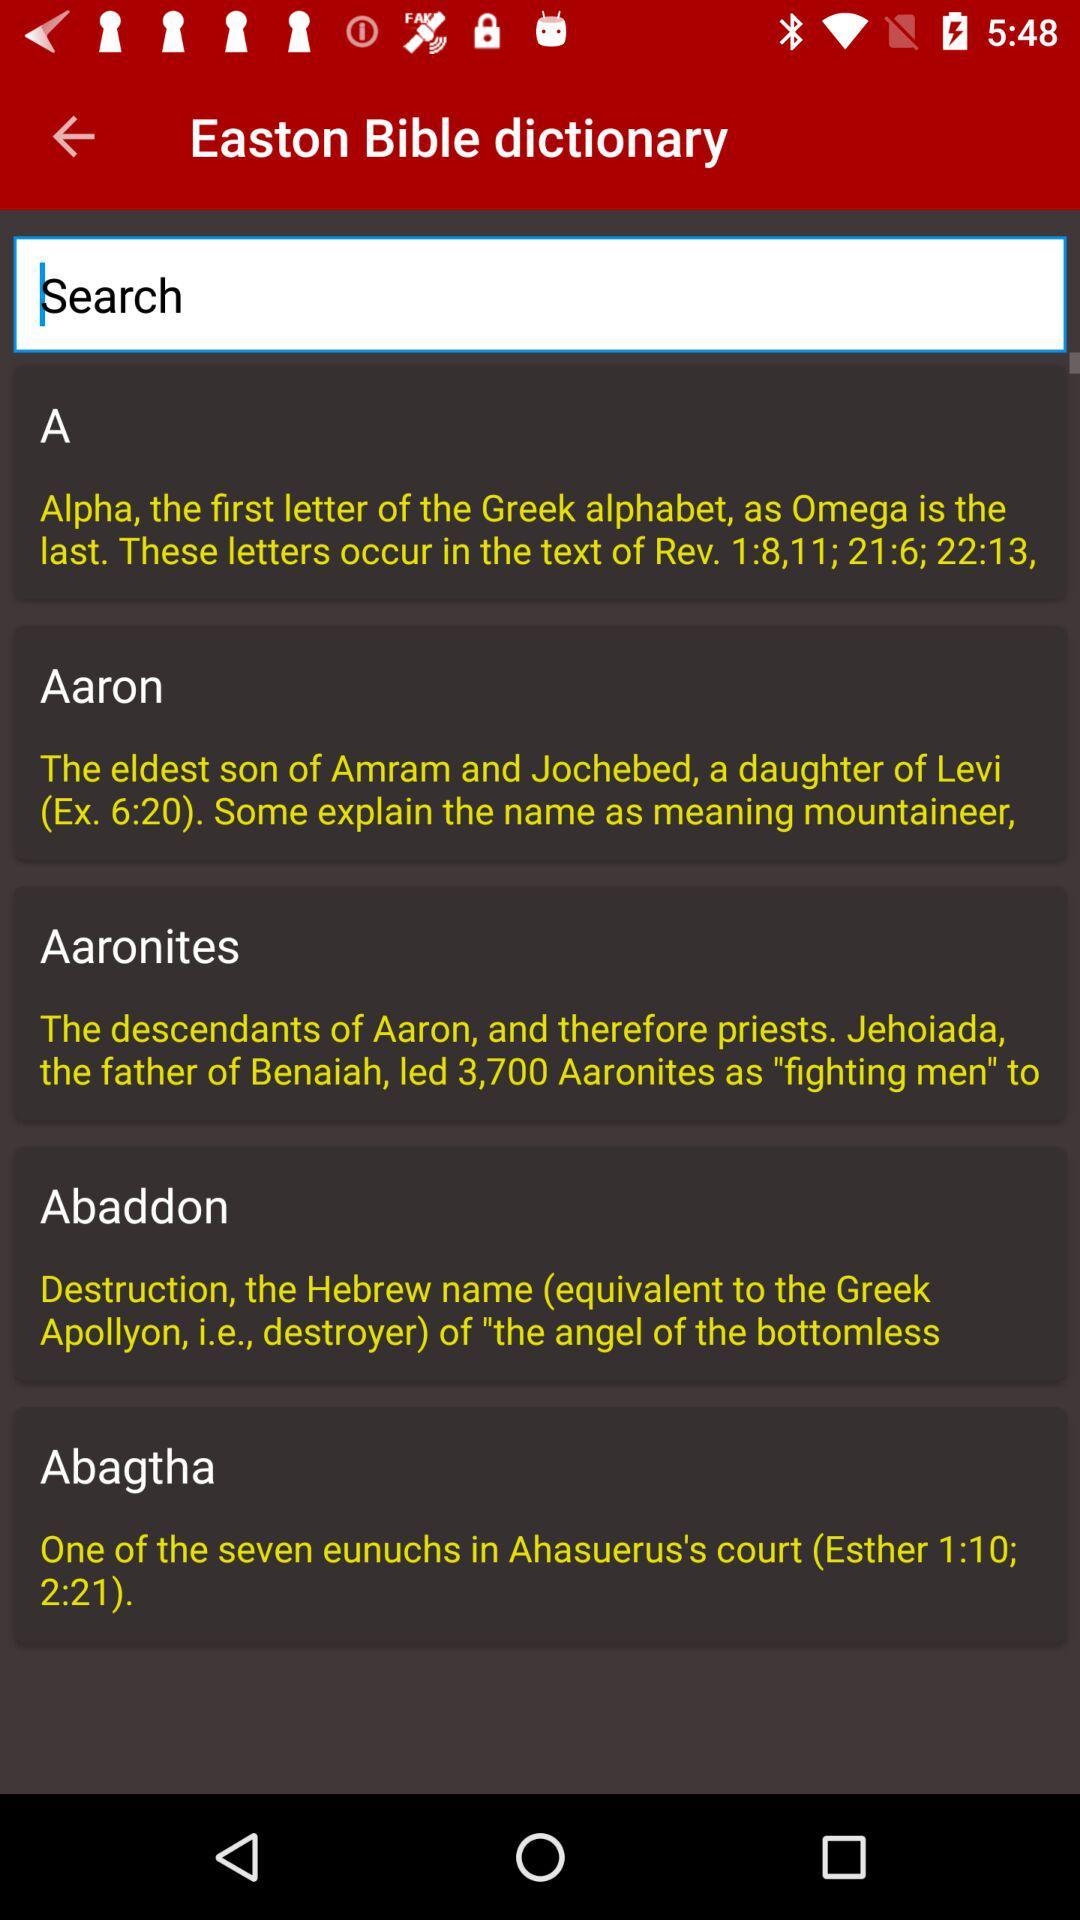 The height and width of the screenshot is (1920, 1080). Describe the element at coordinates (540, 1465) in the screenshot. I see `the icon above one of the icon` at that location.